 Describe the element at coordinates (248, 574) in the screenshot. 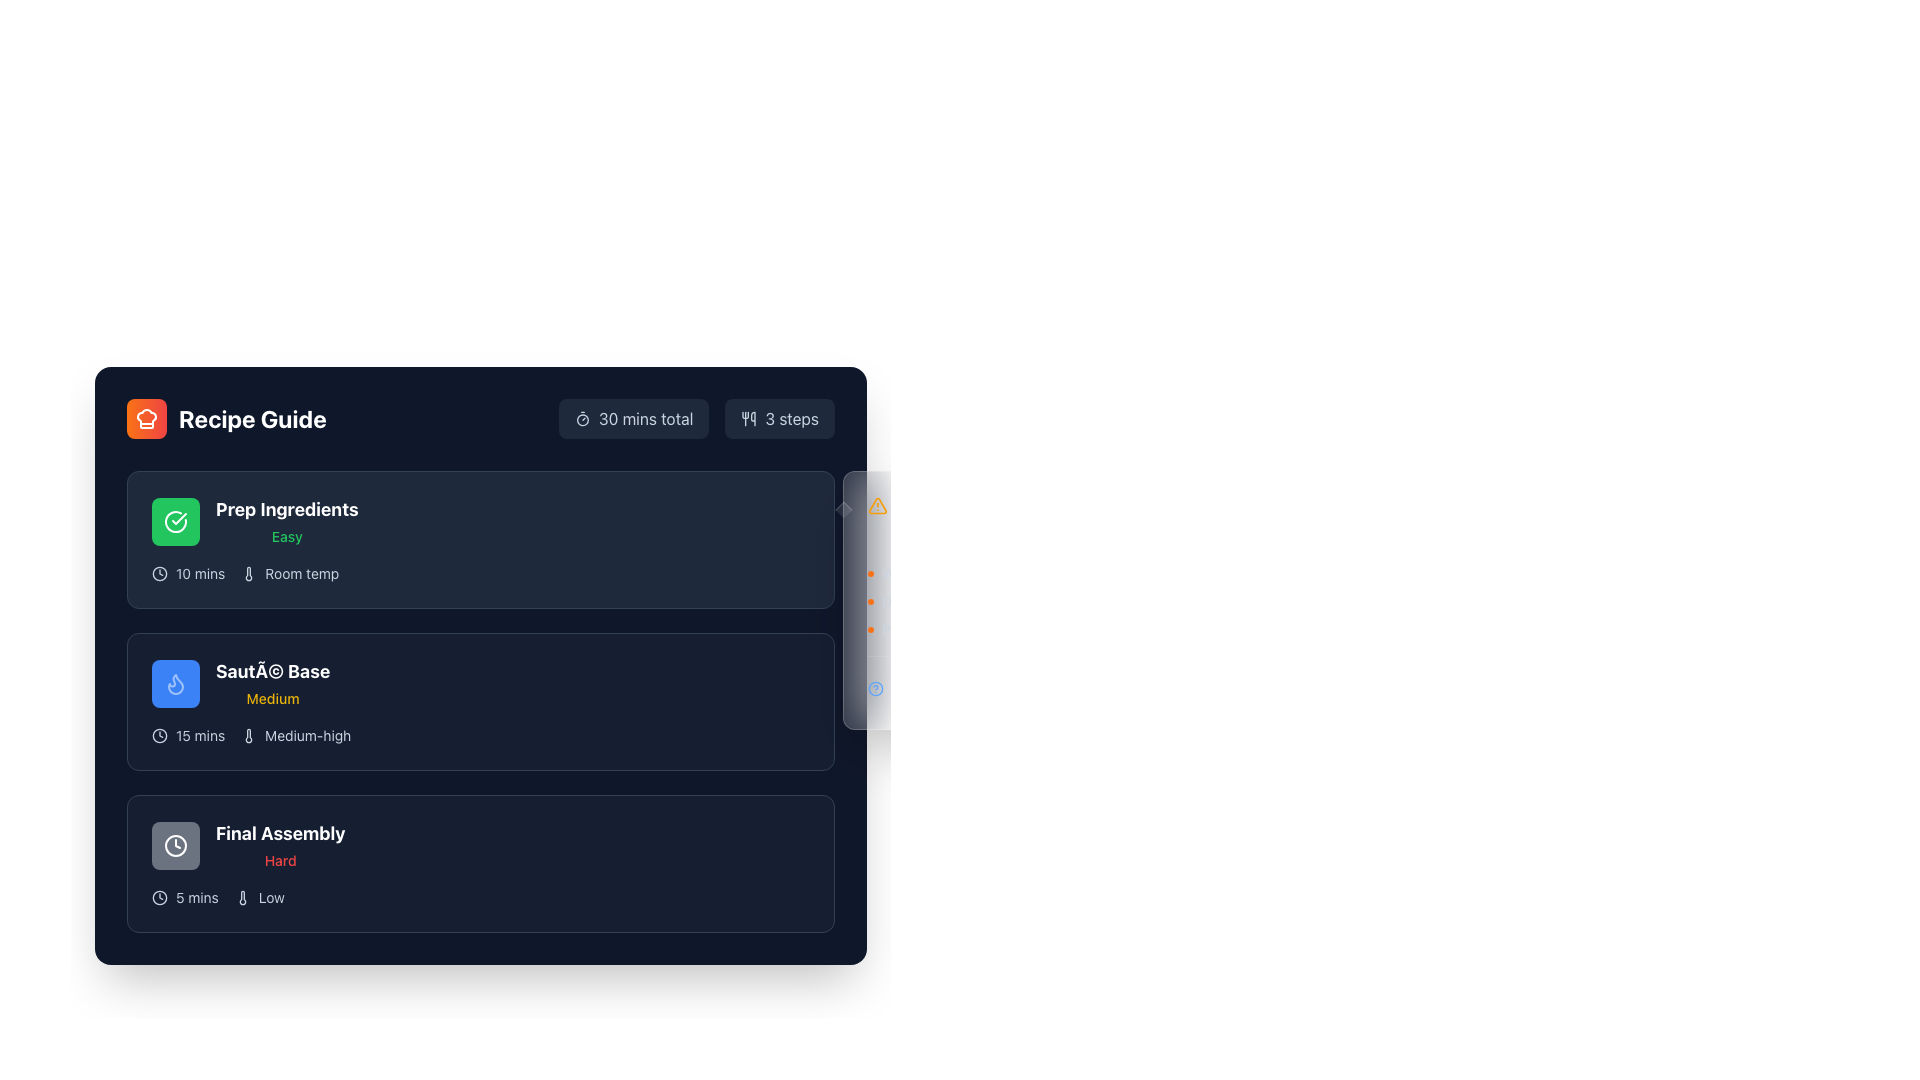

I see `the temperature indicator icon located to the left of the 'Room temp' text in the 'Prep Ingredients' section of the Recipe Guide interface` at that location.